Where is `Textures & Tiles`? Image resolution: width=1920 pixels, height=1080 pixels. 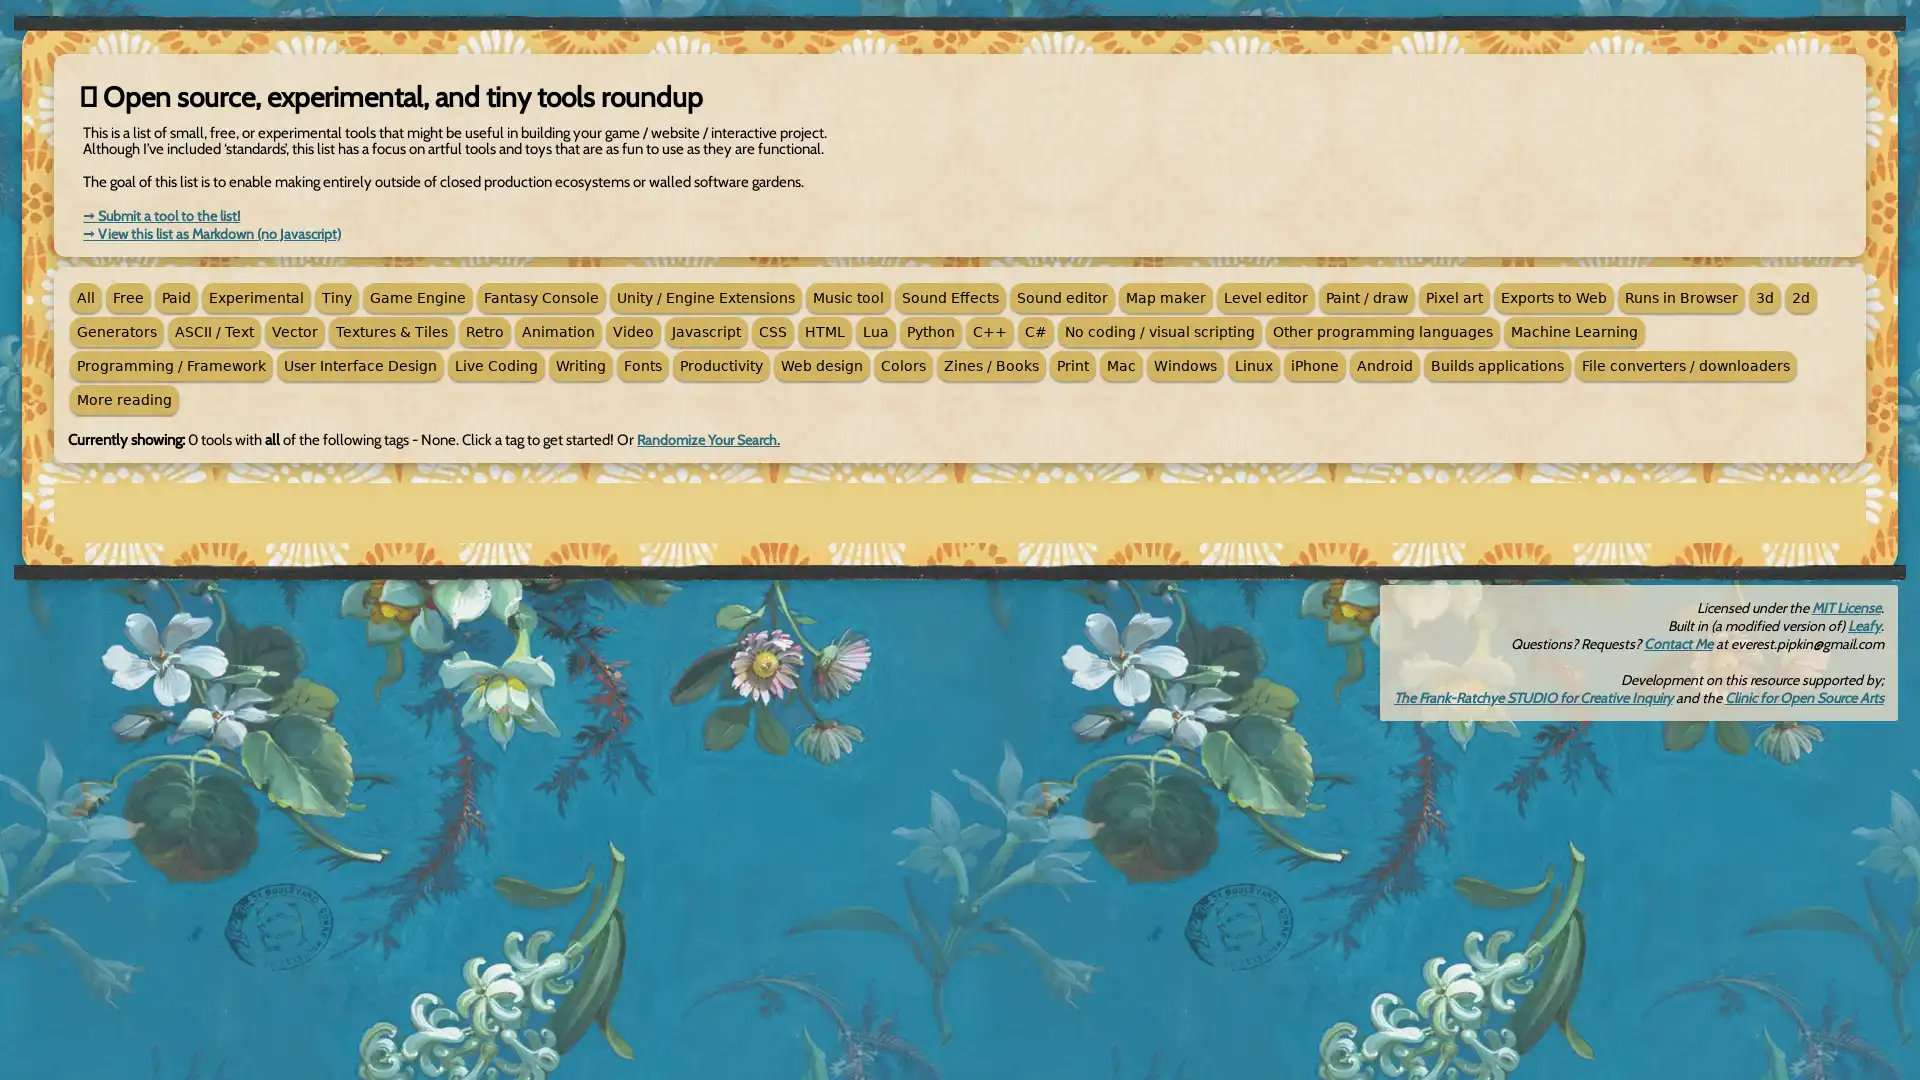 Textures & Tiles is located at coordinates (392, 330).